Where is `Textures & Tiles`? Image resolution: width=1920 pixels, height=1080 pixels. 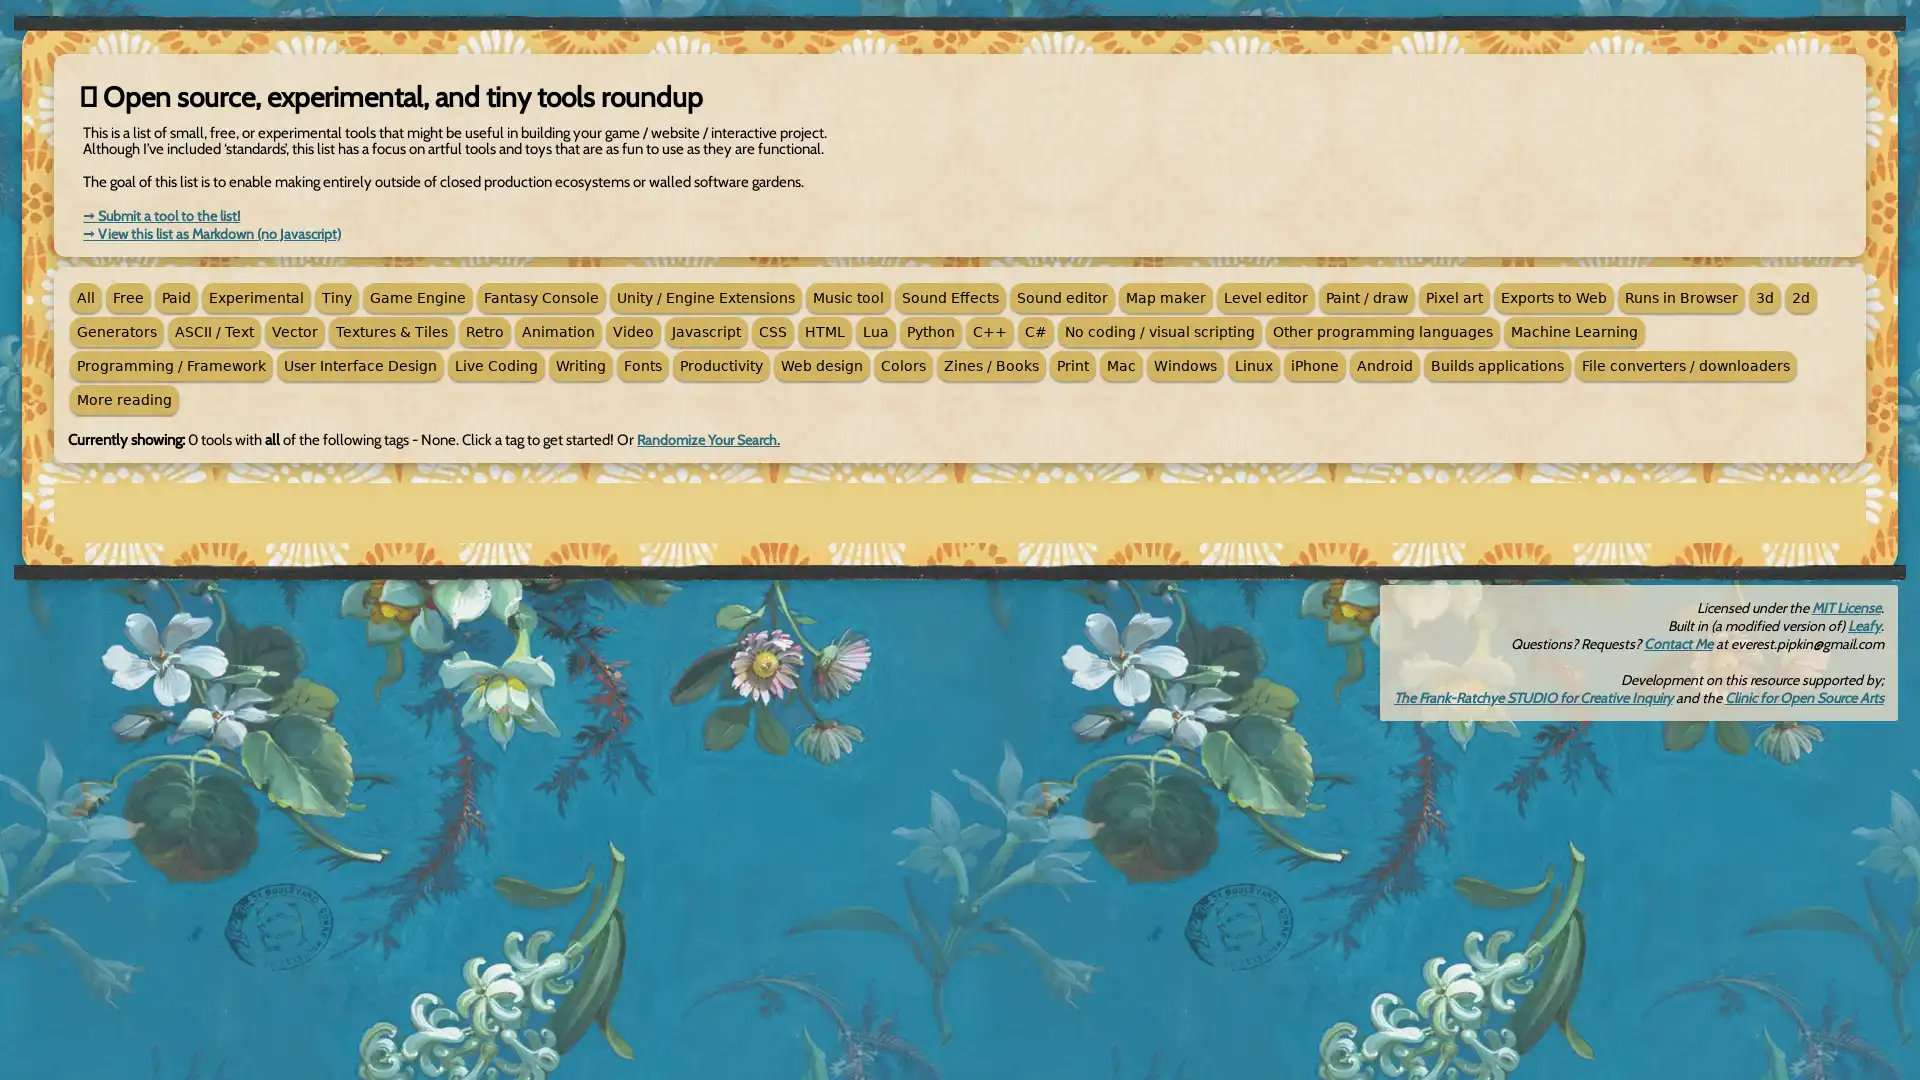 Textures & Tiles is located at coordinates (392, 330).